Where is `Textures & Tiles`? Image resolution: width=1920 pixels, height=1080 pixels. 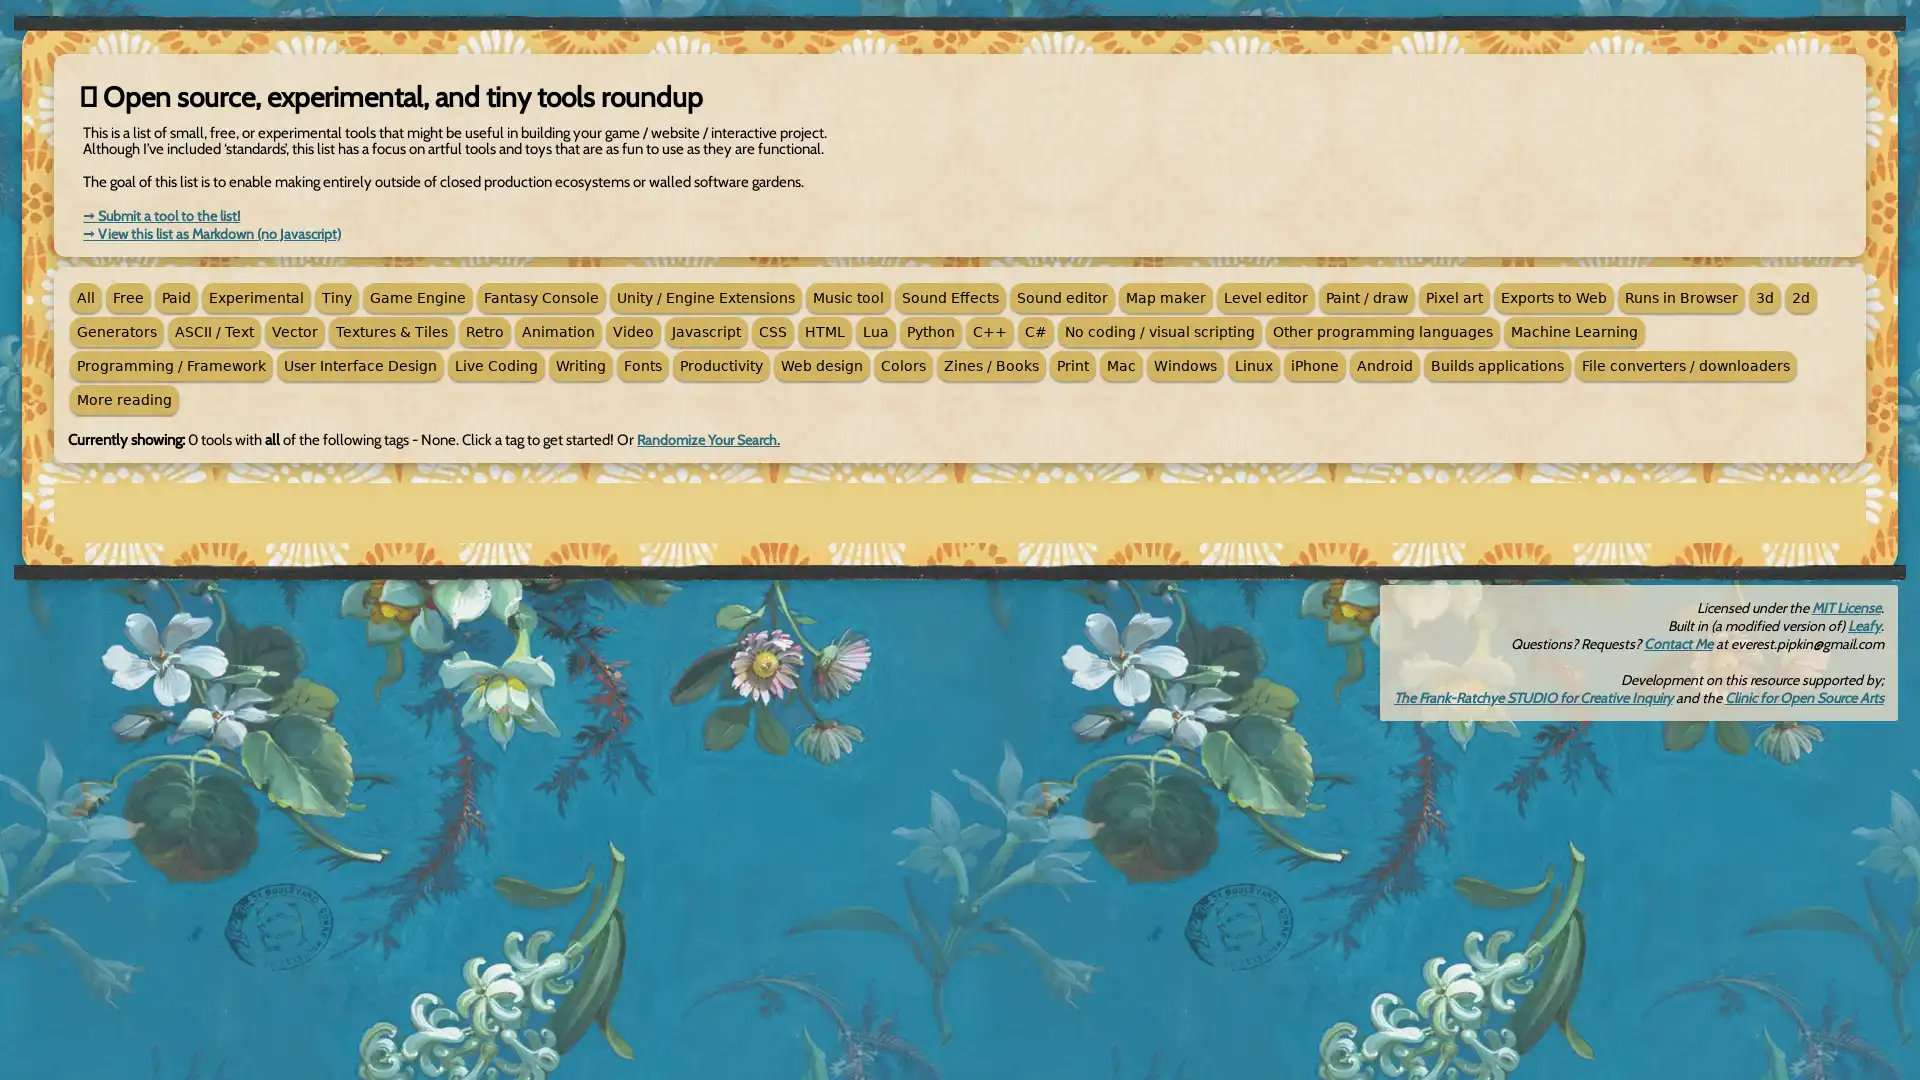 Textures & Tiles is located at coordinates (392, 330).